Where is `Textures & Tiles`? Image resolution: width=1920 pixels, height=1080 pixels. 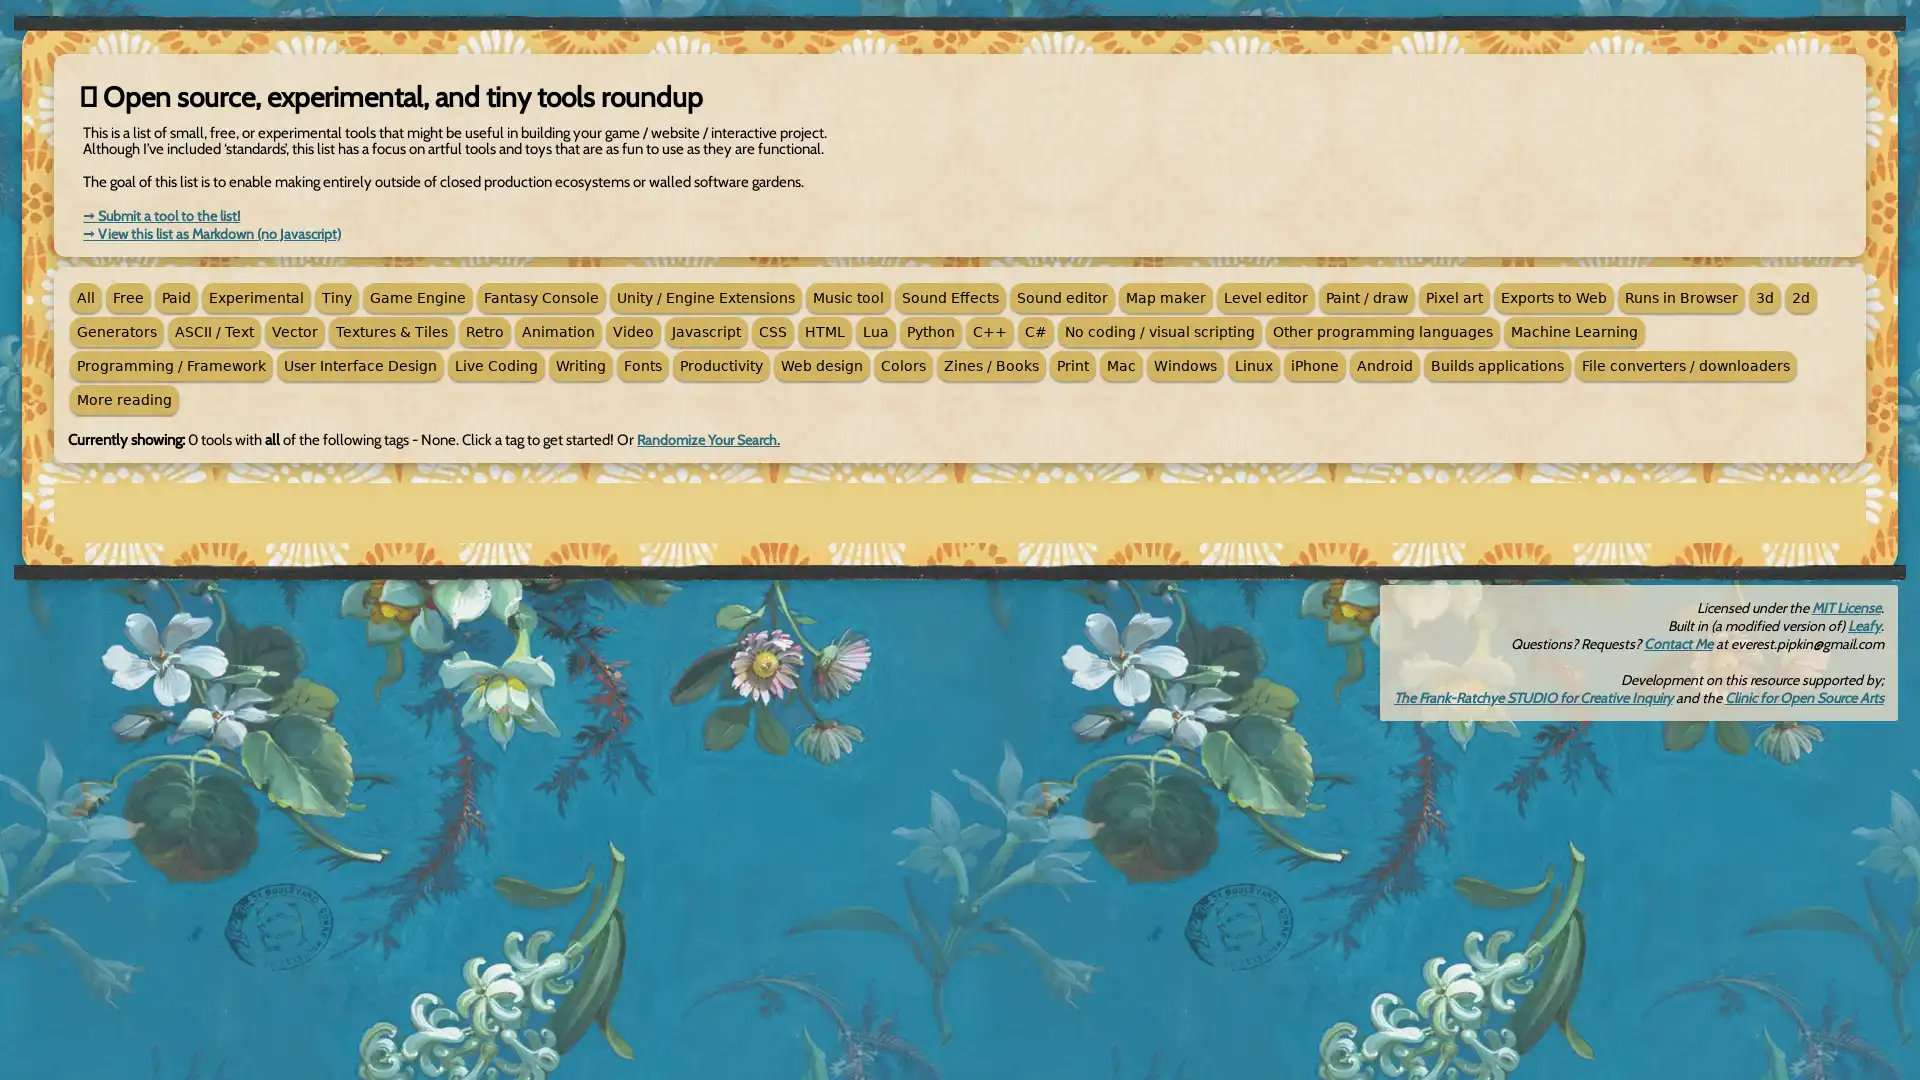 Textures & Tiles is located at coordinates (392, 330).